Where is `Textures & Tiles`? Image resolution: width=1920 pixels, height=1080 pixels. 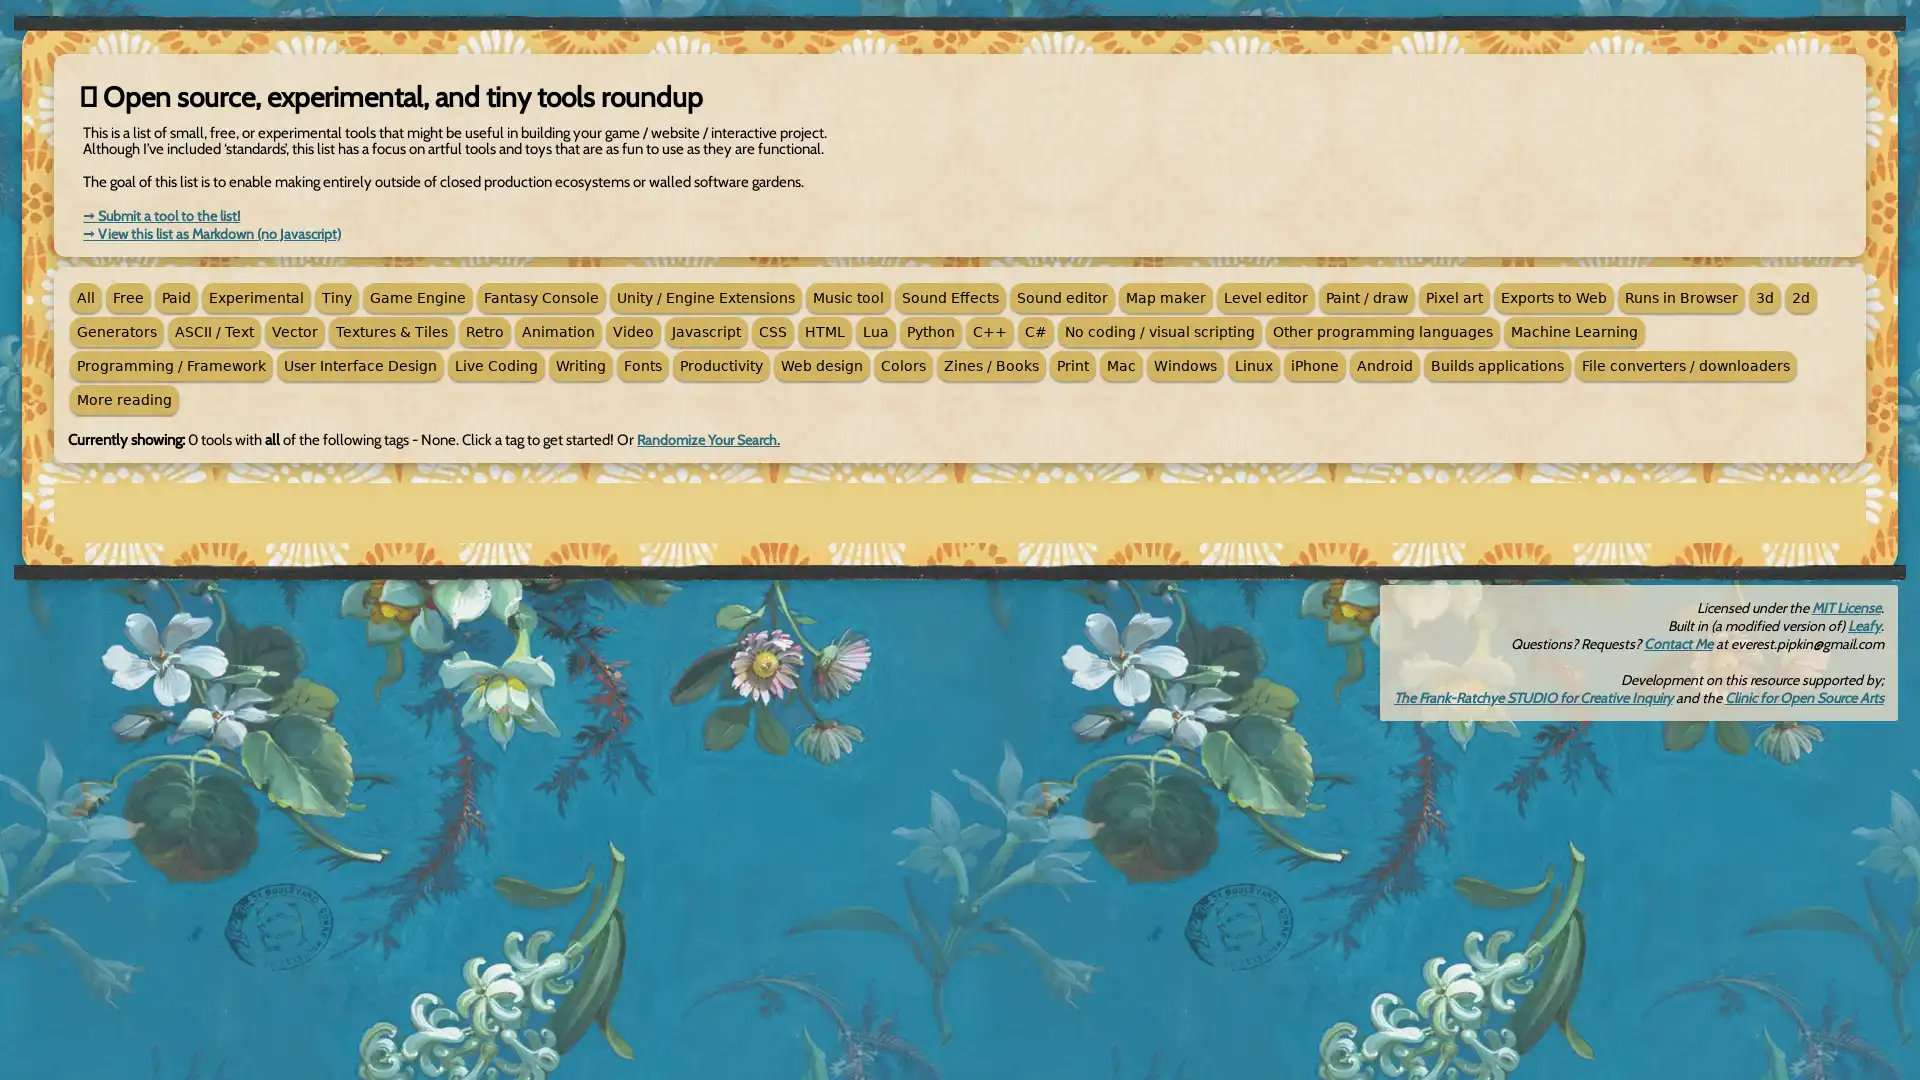 Textures & Tiles is located at coordinates (392, 330).